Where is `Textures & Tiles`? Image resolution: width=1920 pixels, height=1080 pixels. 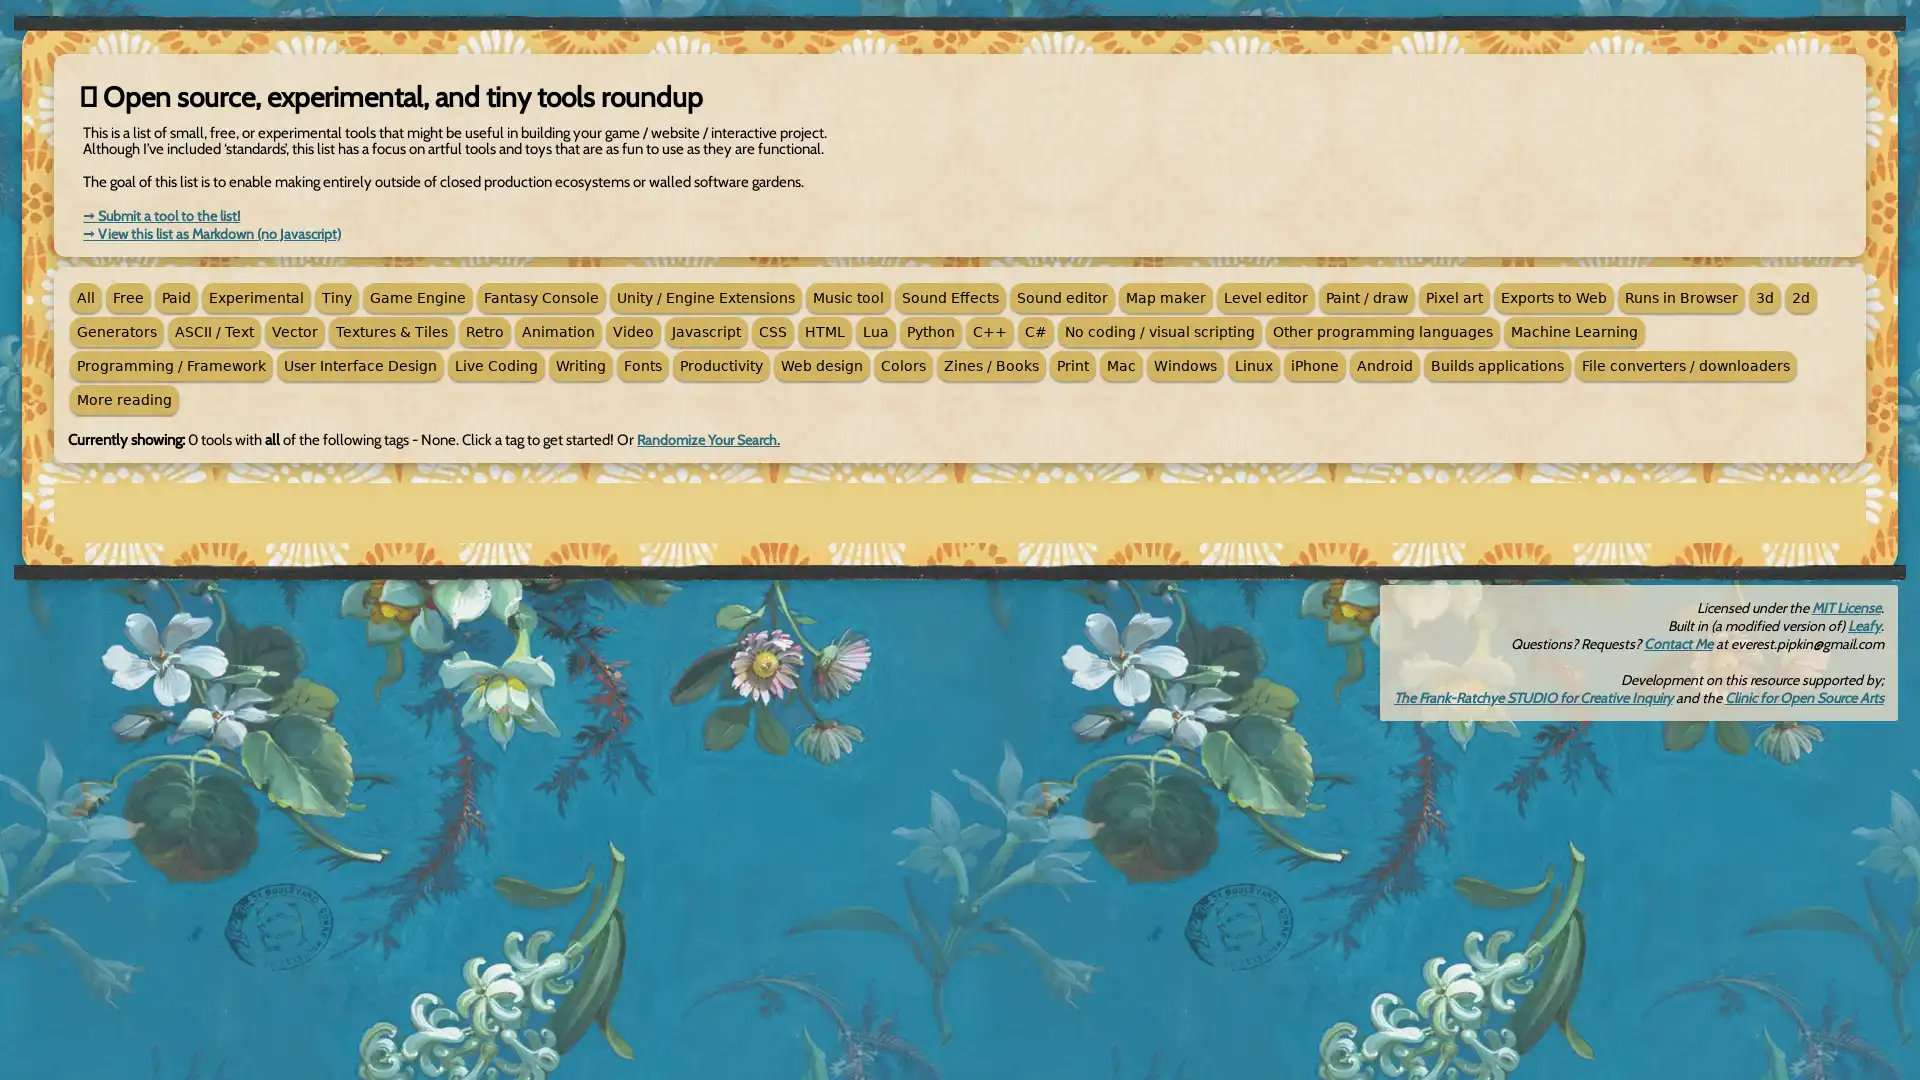 Textures & Tiles is located at coordinates (392, 330).